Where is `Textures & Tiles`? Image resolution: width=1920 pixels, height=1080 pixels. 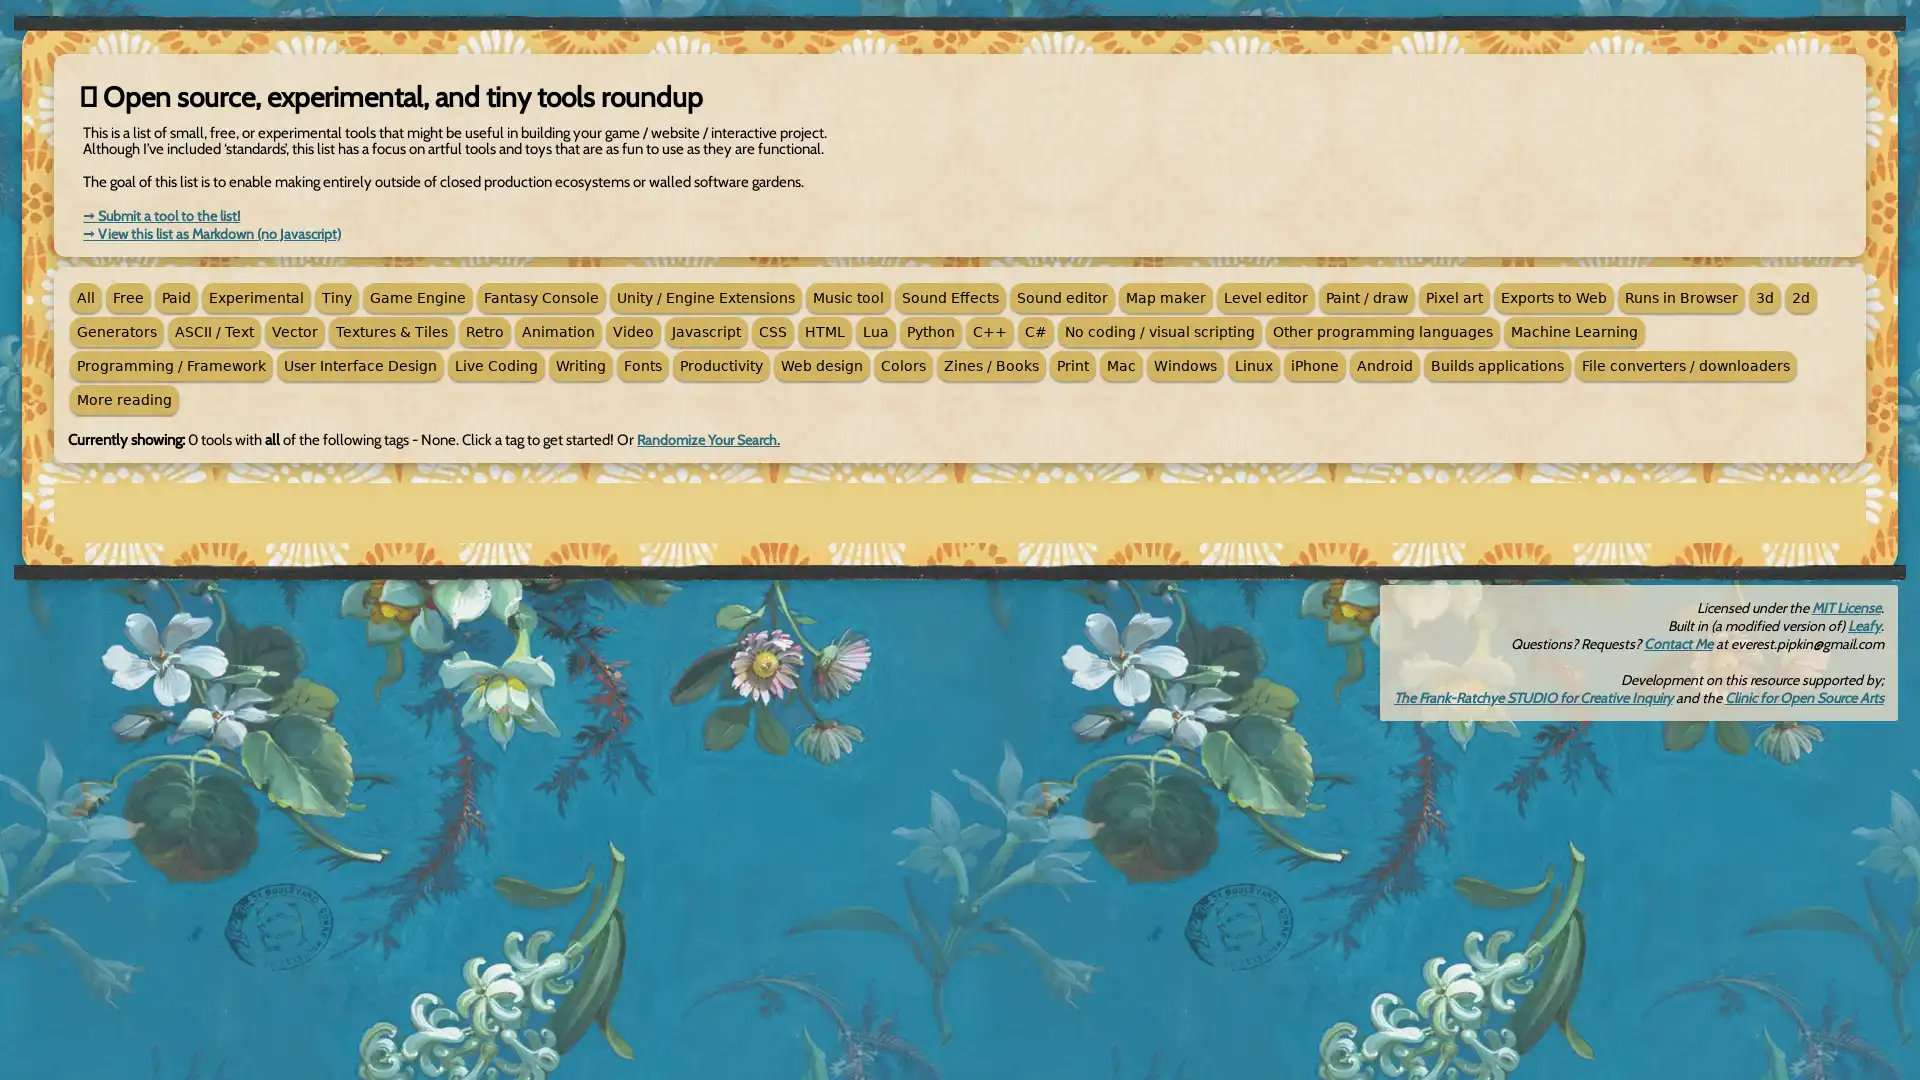 Textures & Tiles is located at coordinates (392, 330).